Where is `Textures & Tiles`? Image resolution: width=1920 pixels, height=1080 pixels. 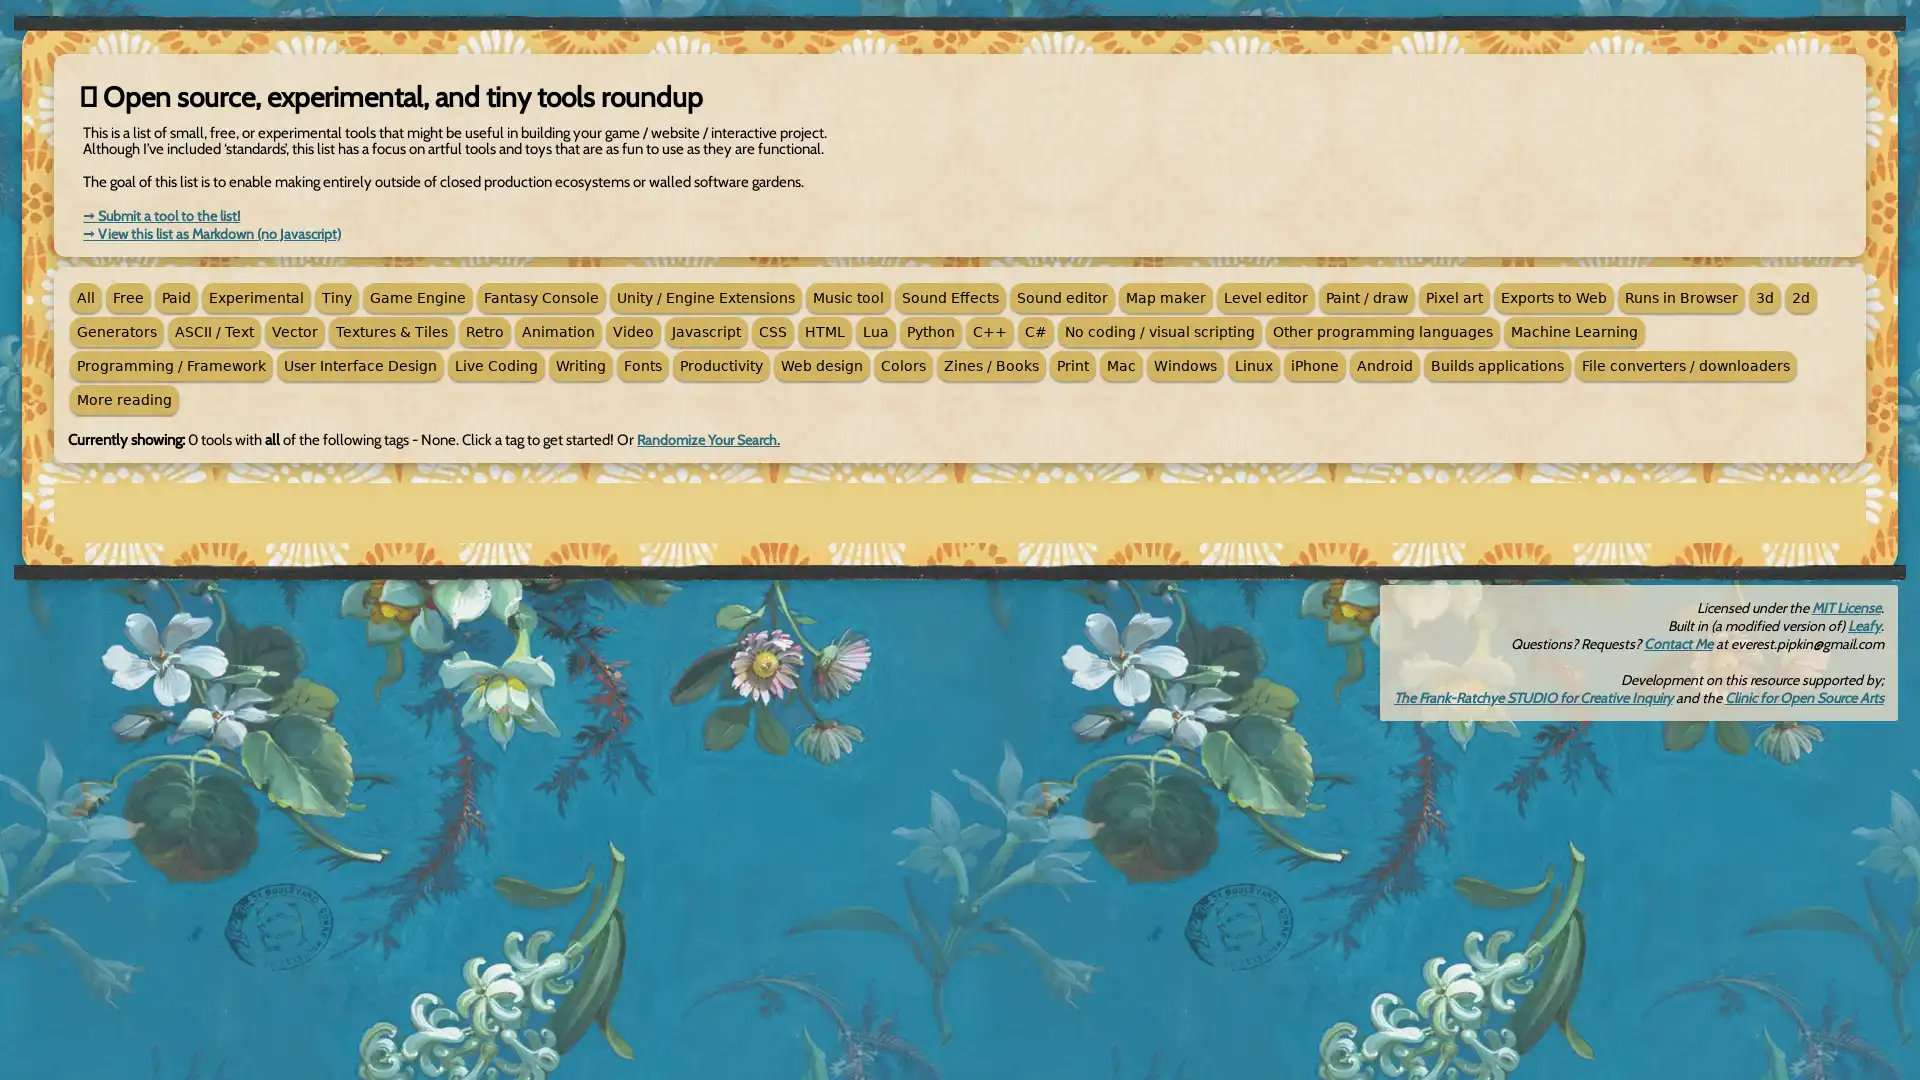 Textures & Tiles is located at coordinates (392, 330).